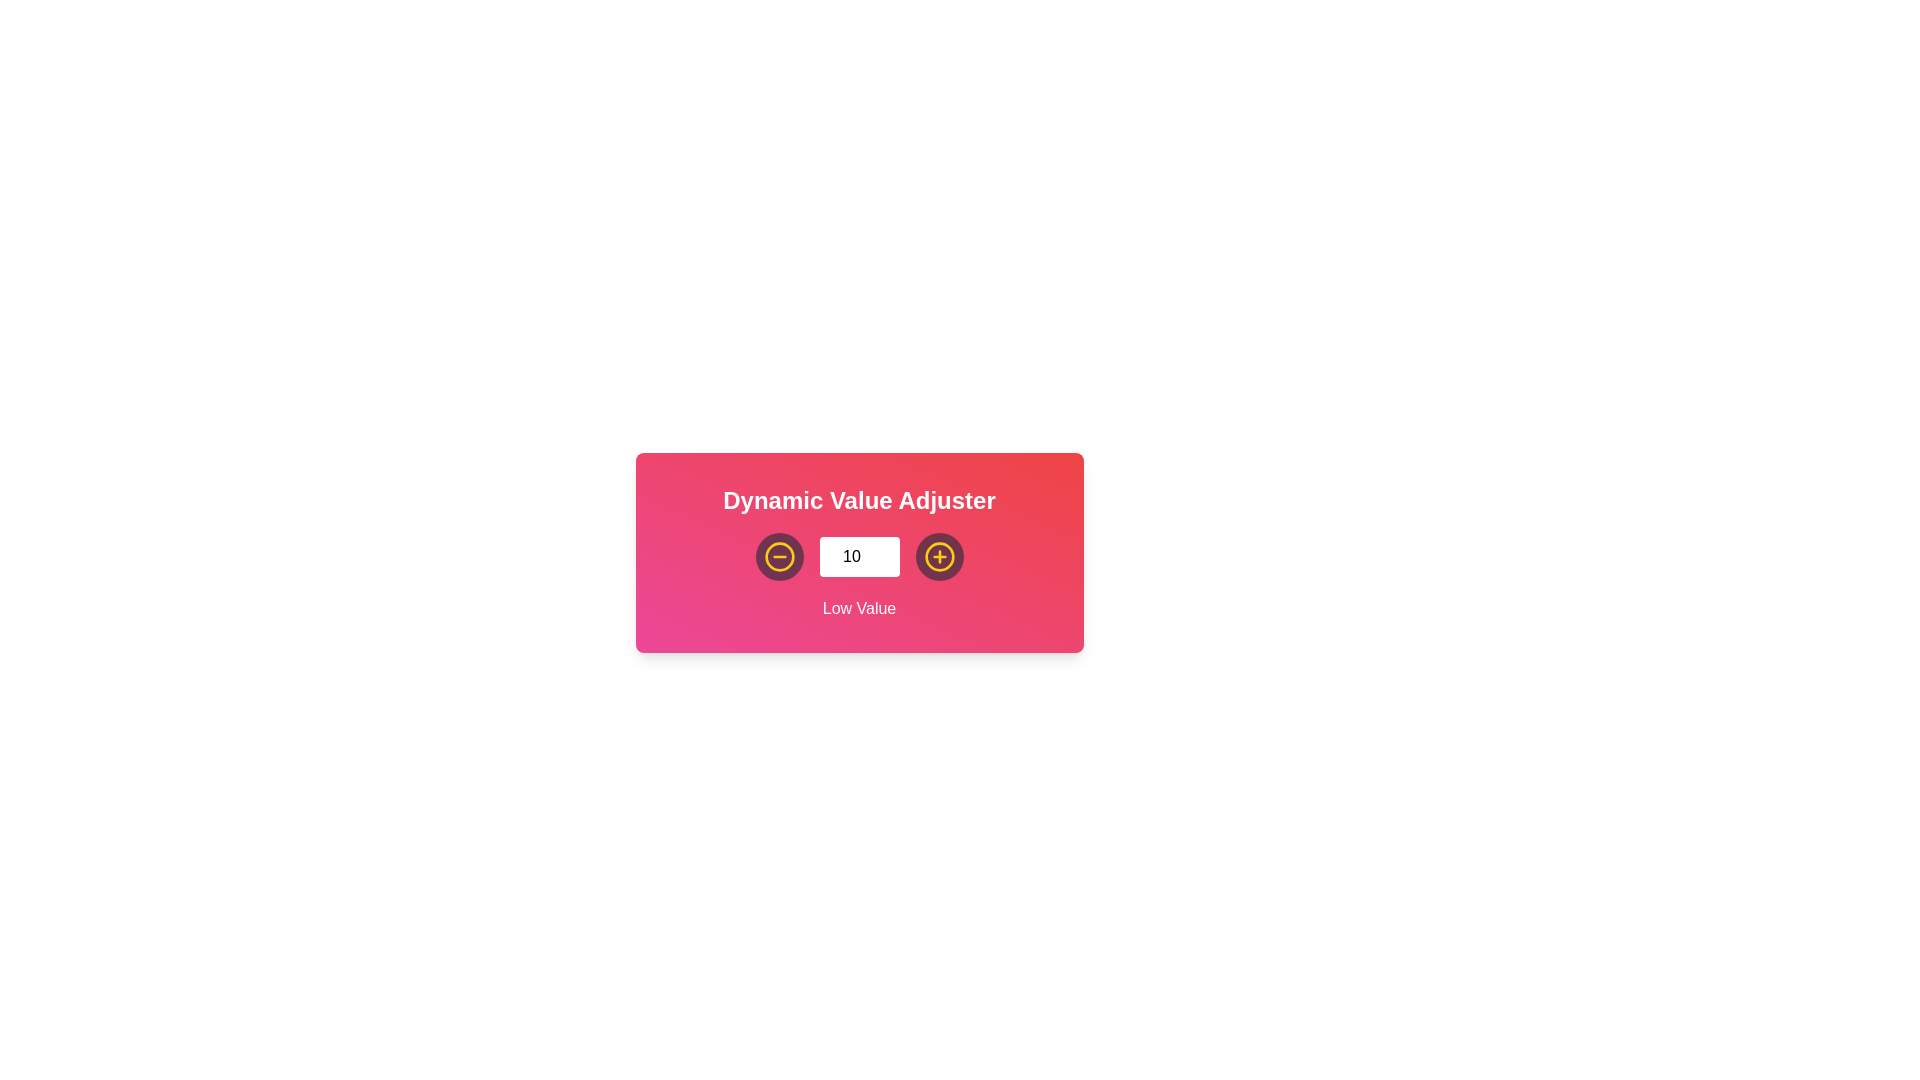  What do you see at coordinates (938, 556) in the screenshot?
I see `the increment button located to the right of the numeric input box to increase its value` at bounding box center [938, 556].